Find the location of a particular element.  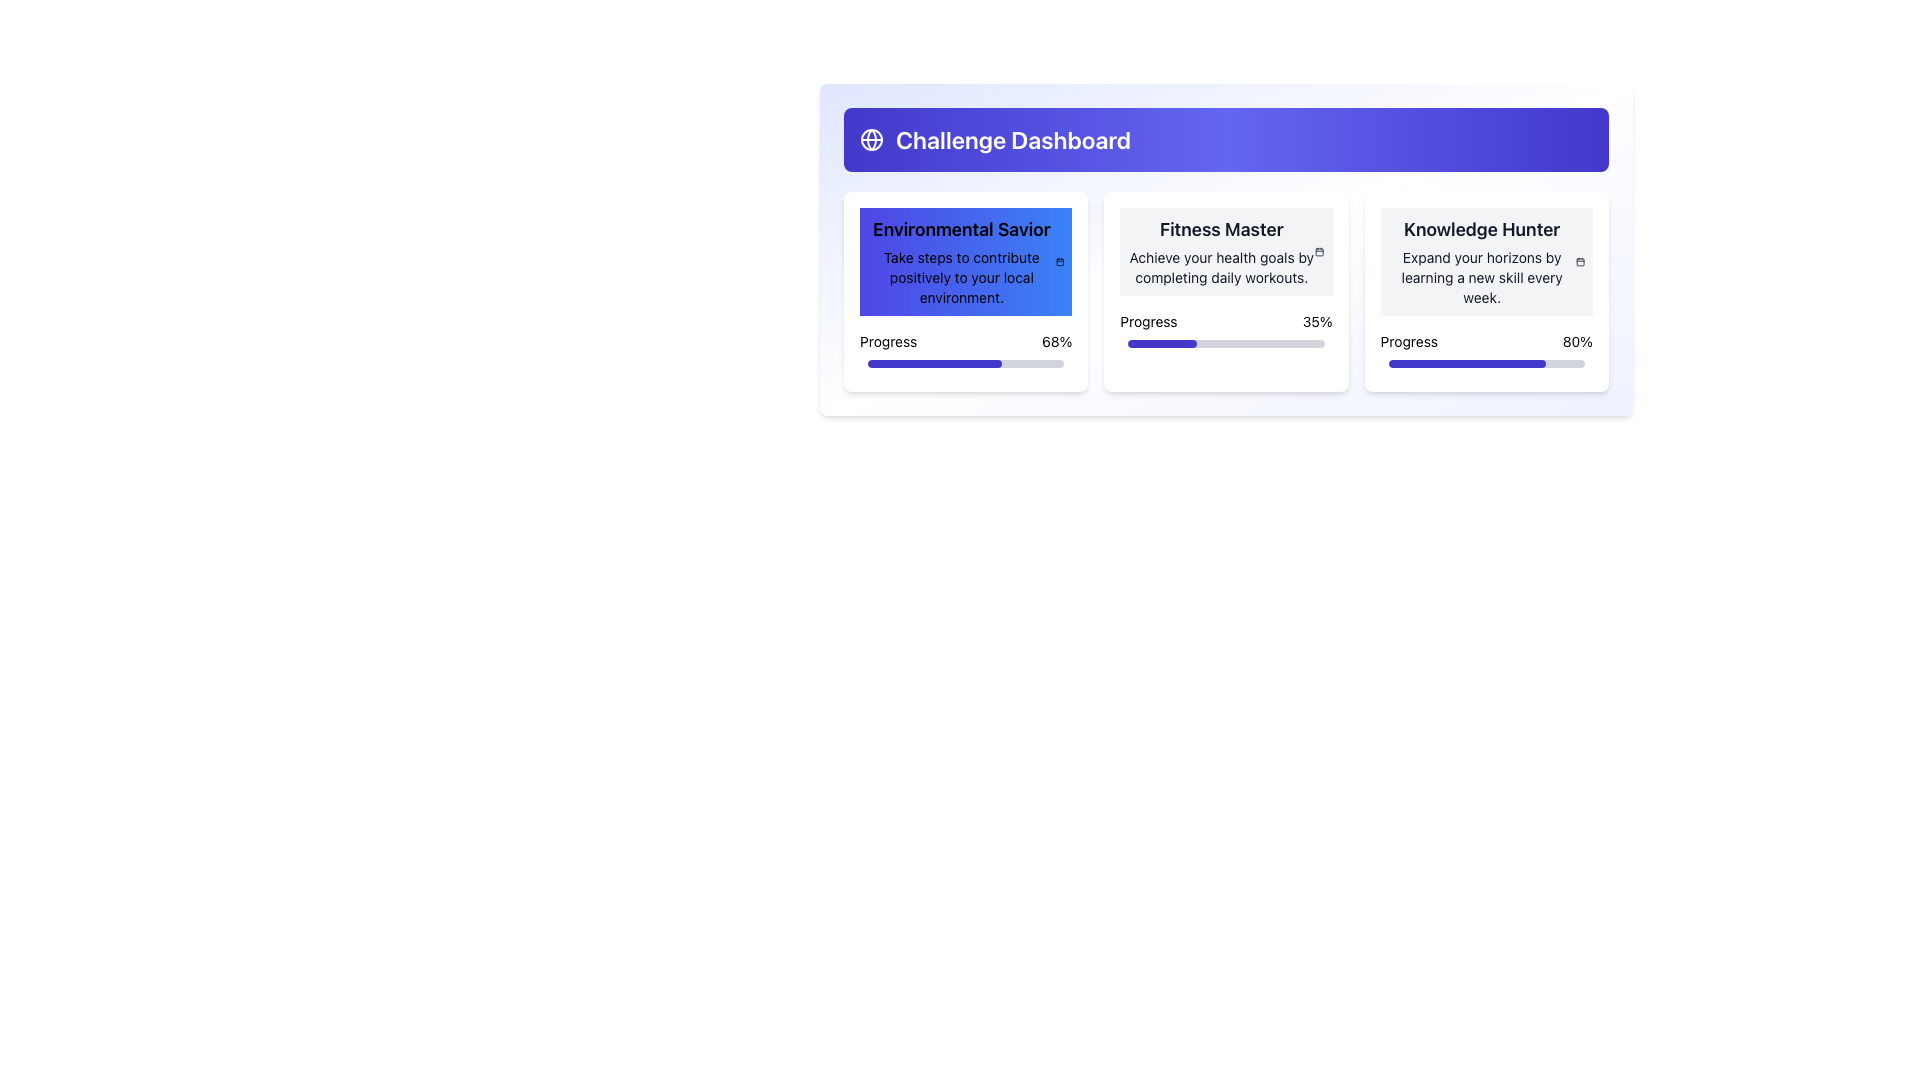

the text label reading 'Progress' located in the lower-left corner of the 'Environmental Savior' card, which describes the adjacent progress bar and percentage indicator is located at coordinates (887, 341).